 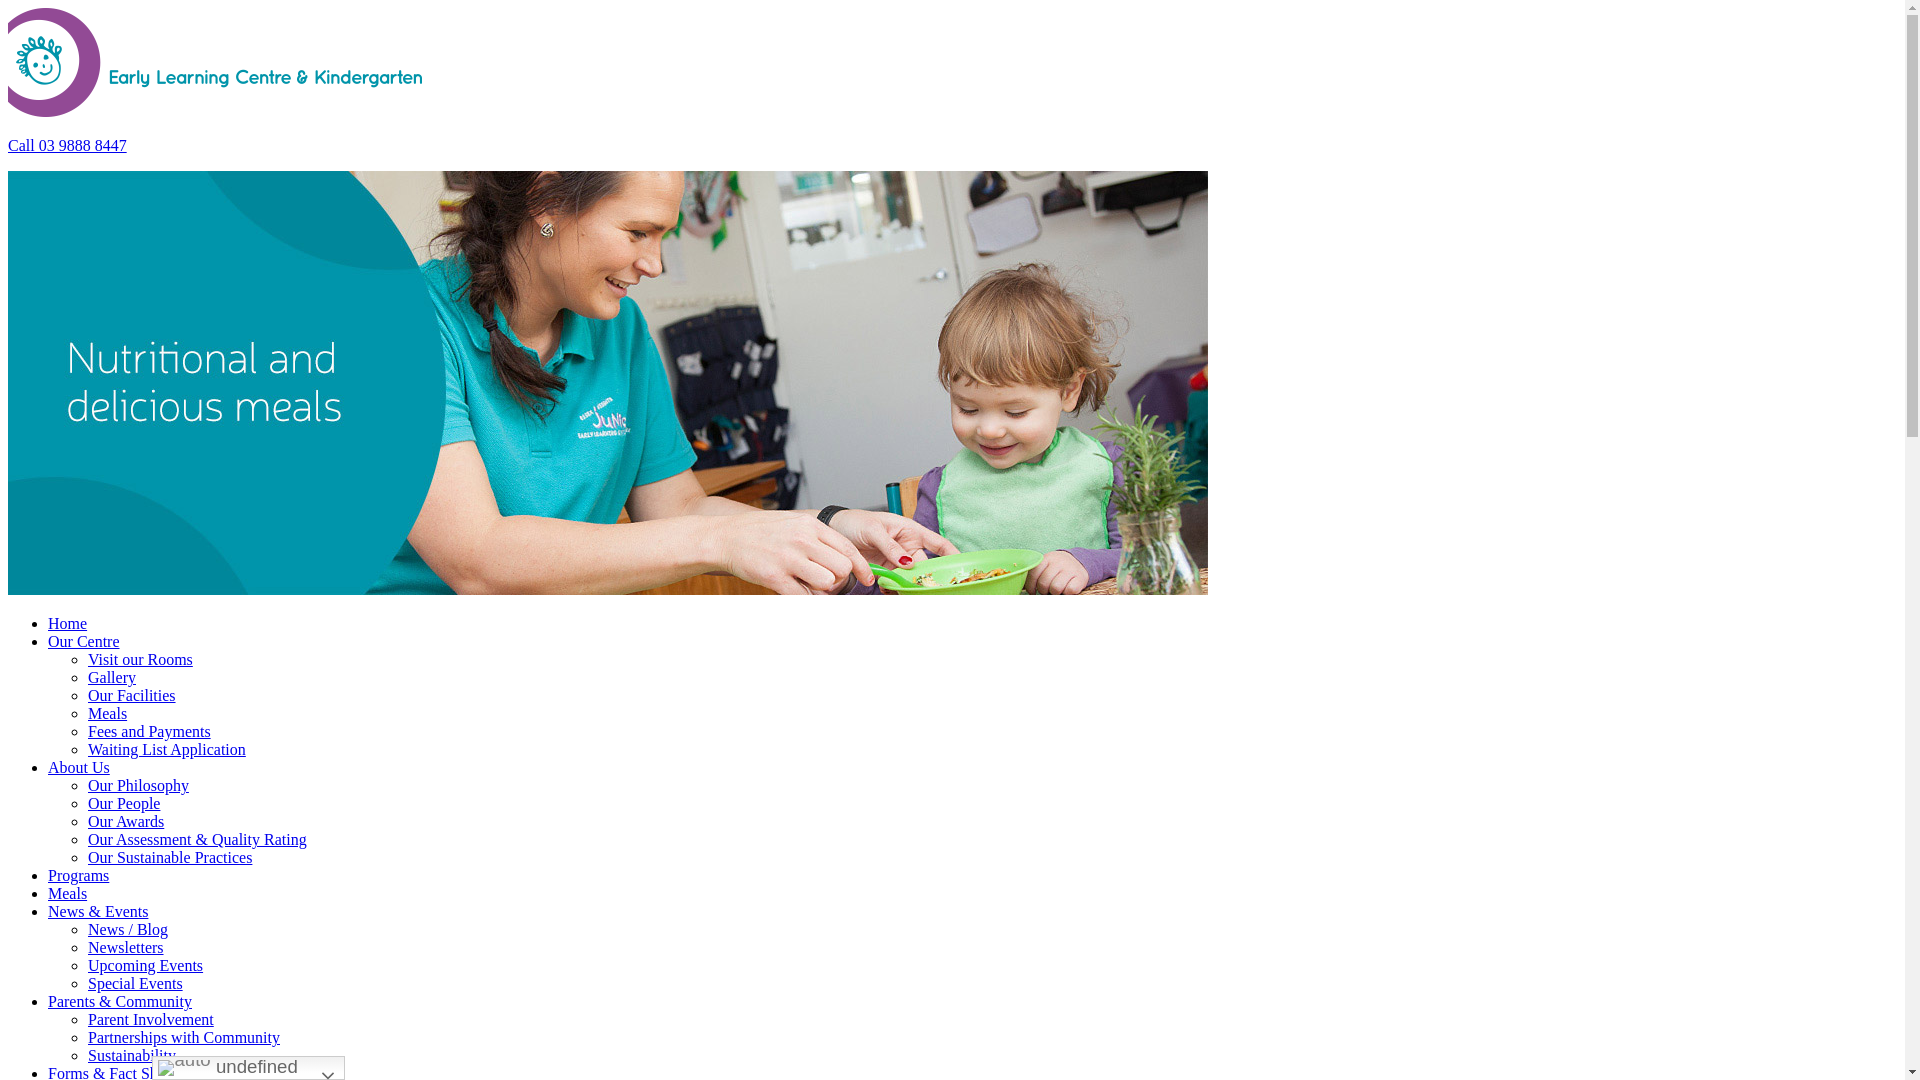 I want to click on 'Our Awards', so click(x=124, y=821).